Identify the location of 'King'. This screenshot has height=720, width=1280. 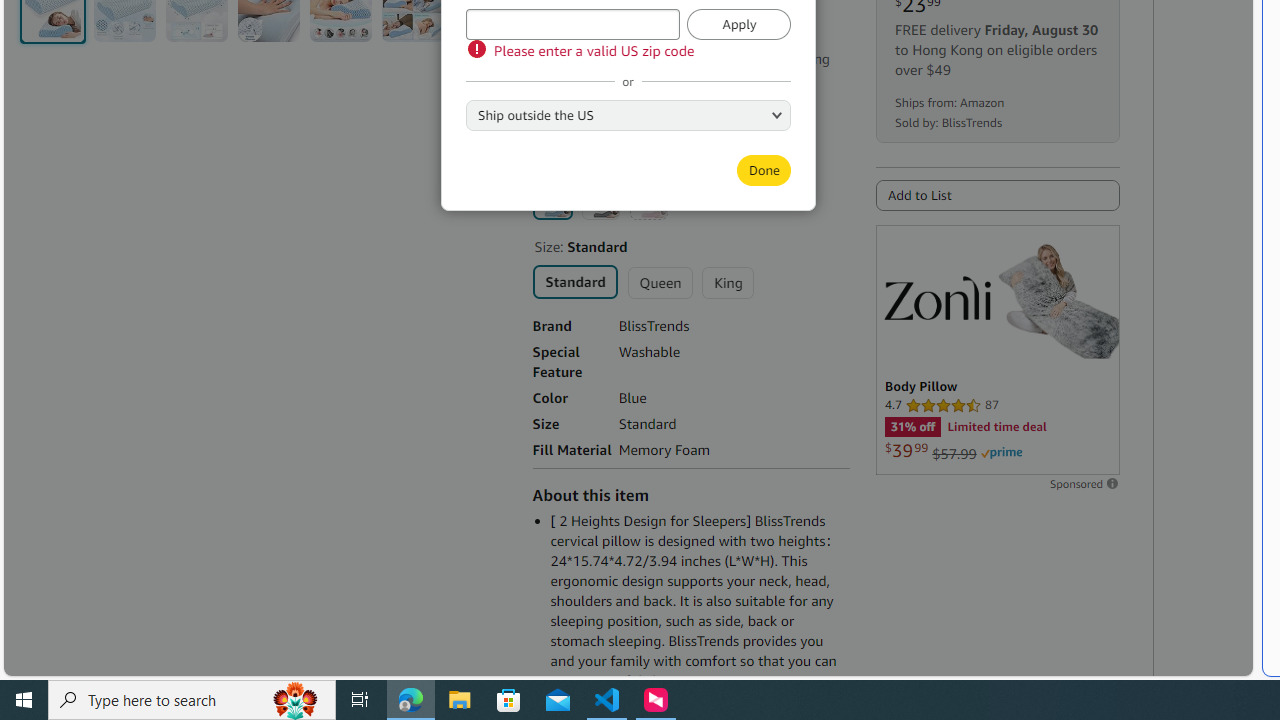
(726, 282).